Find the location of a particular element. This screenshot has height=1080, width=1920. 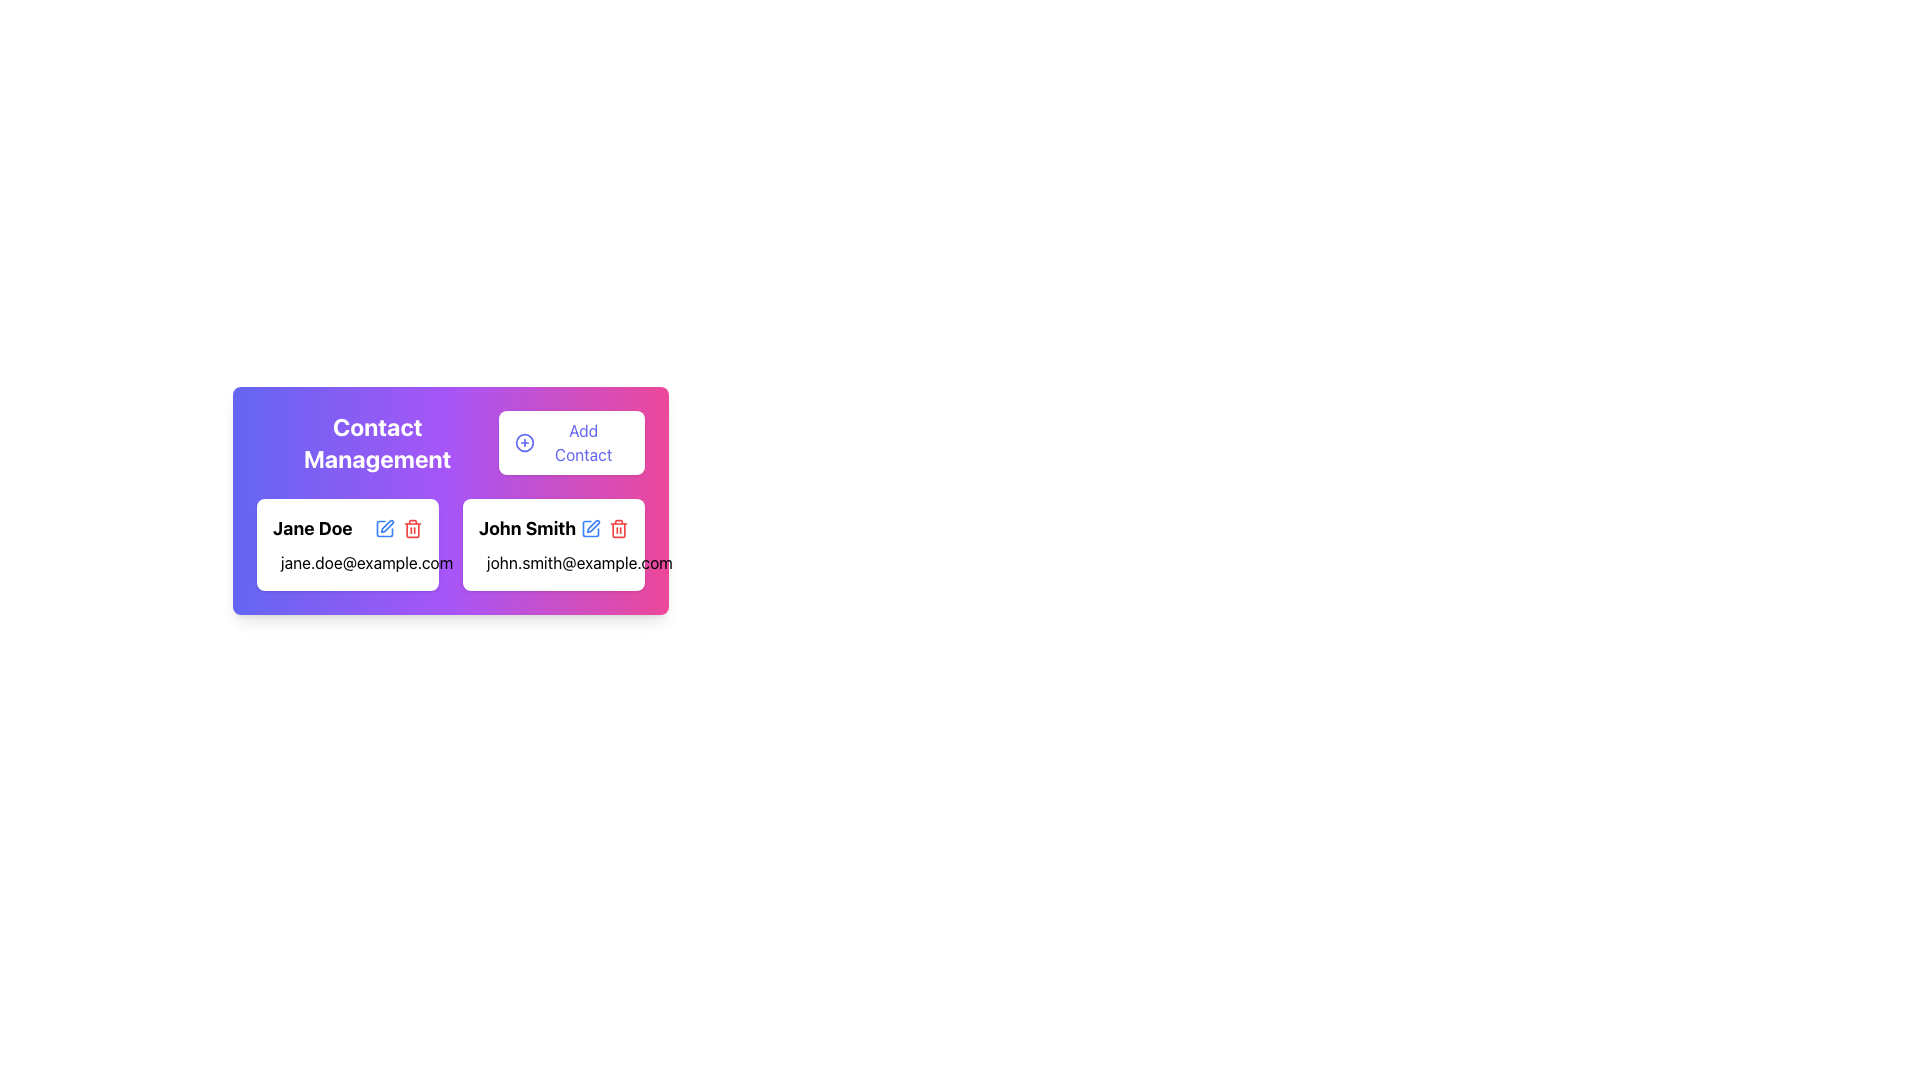

the 'Add New Contact' button located to the right of the 'Contact Management' text is located at coordinates (570, 442).